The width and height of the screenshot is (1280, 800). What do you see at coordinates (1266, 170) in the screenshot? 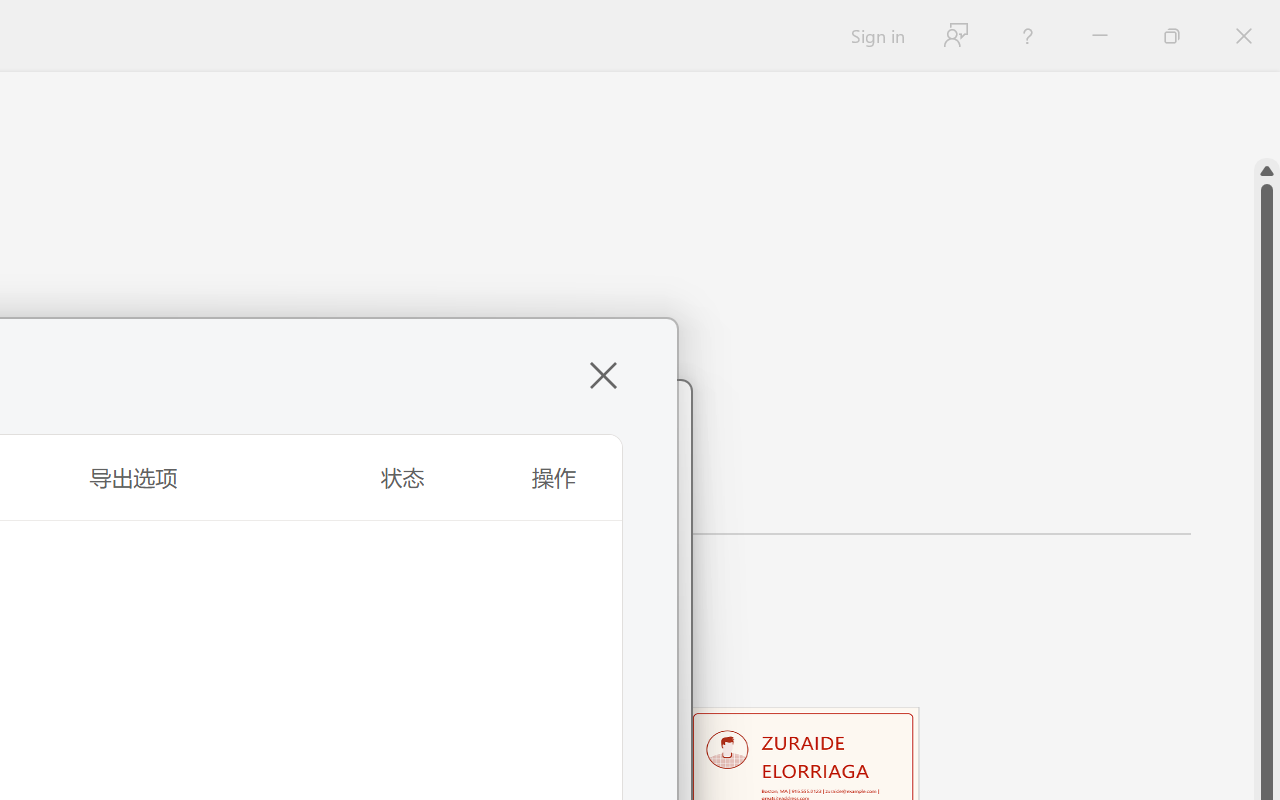
I see `'Line up'` at bounding box center [1266, 170].